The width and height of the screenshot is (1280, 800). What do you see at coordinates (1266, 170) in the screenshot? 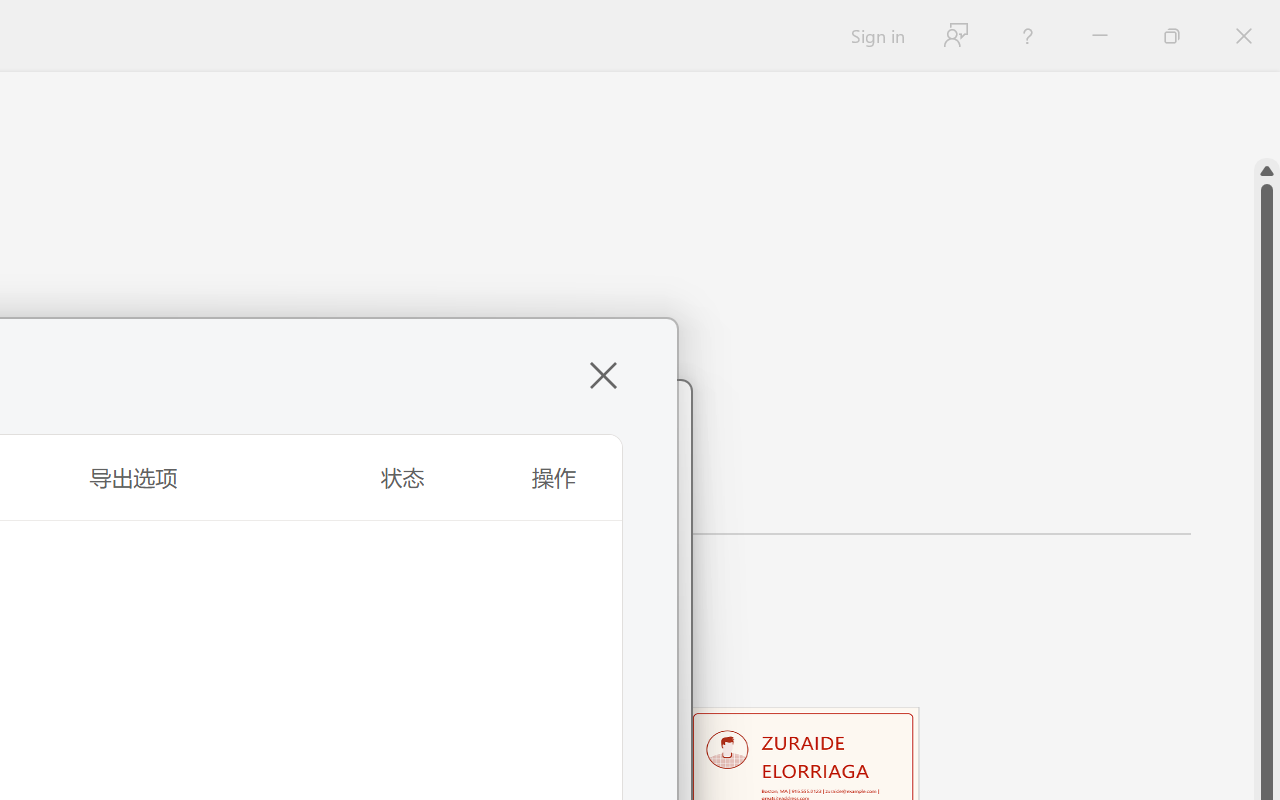
I see `'Line up'` at bounding box center [1266, 170].